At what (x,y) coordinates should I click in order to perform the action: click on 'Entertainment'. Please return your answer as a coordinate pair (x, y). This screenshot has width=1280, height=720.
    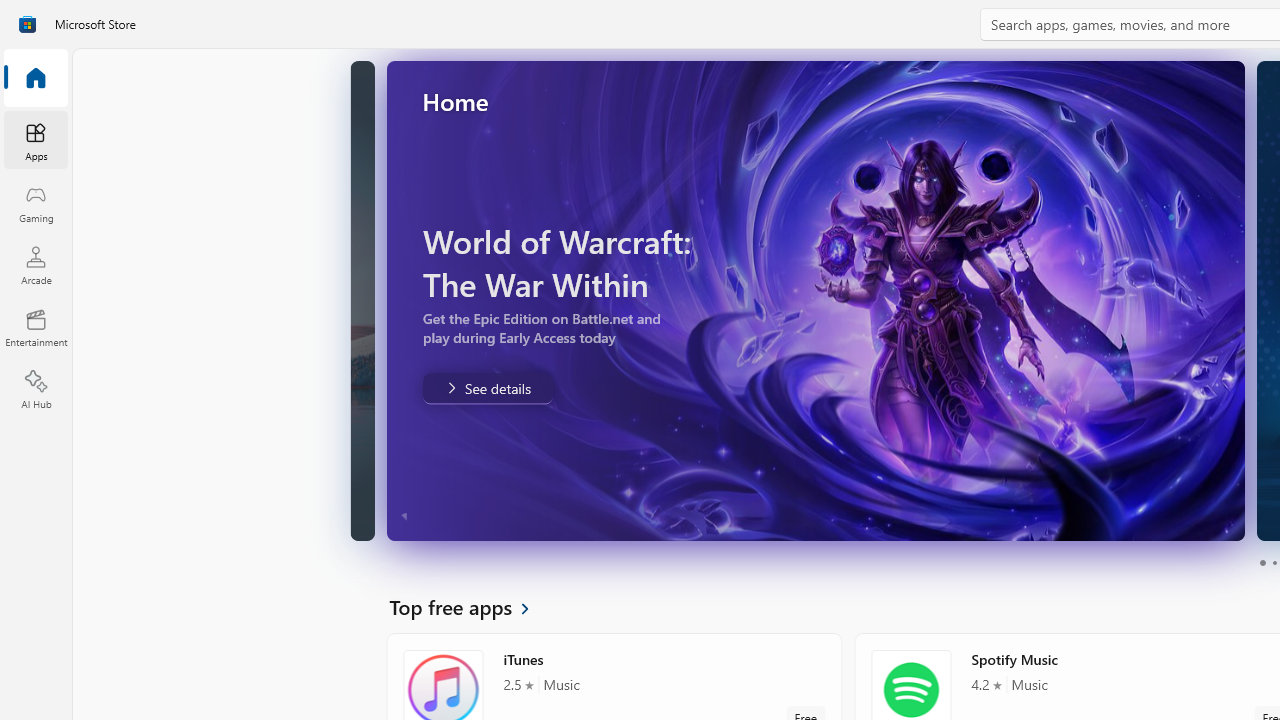
    Looking at the image, I should click on (35, 326).